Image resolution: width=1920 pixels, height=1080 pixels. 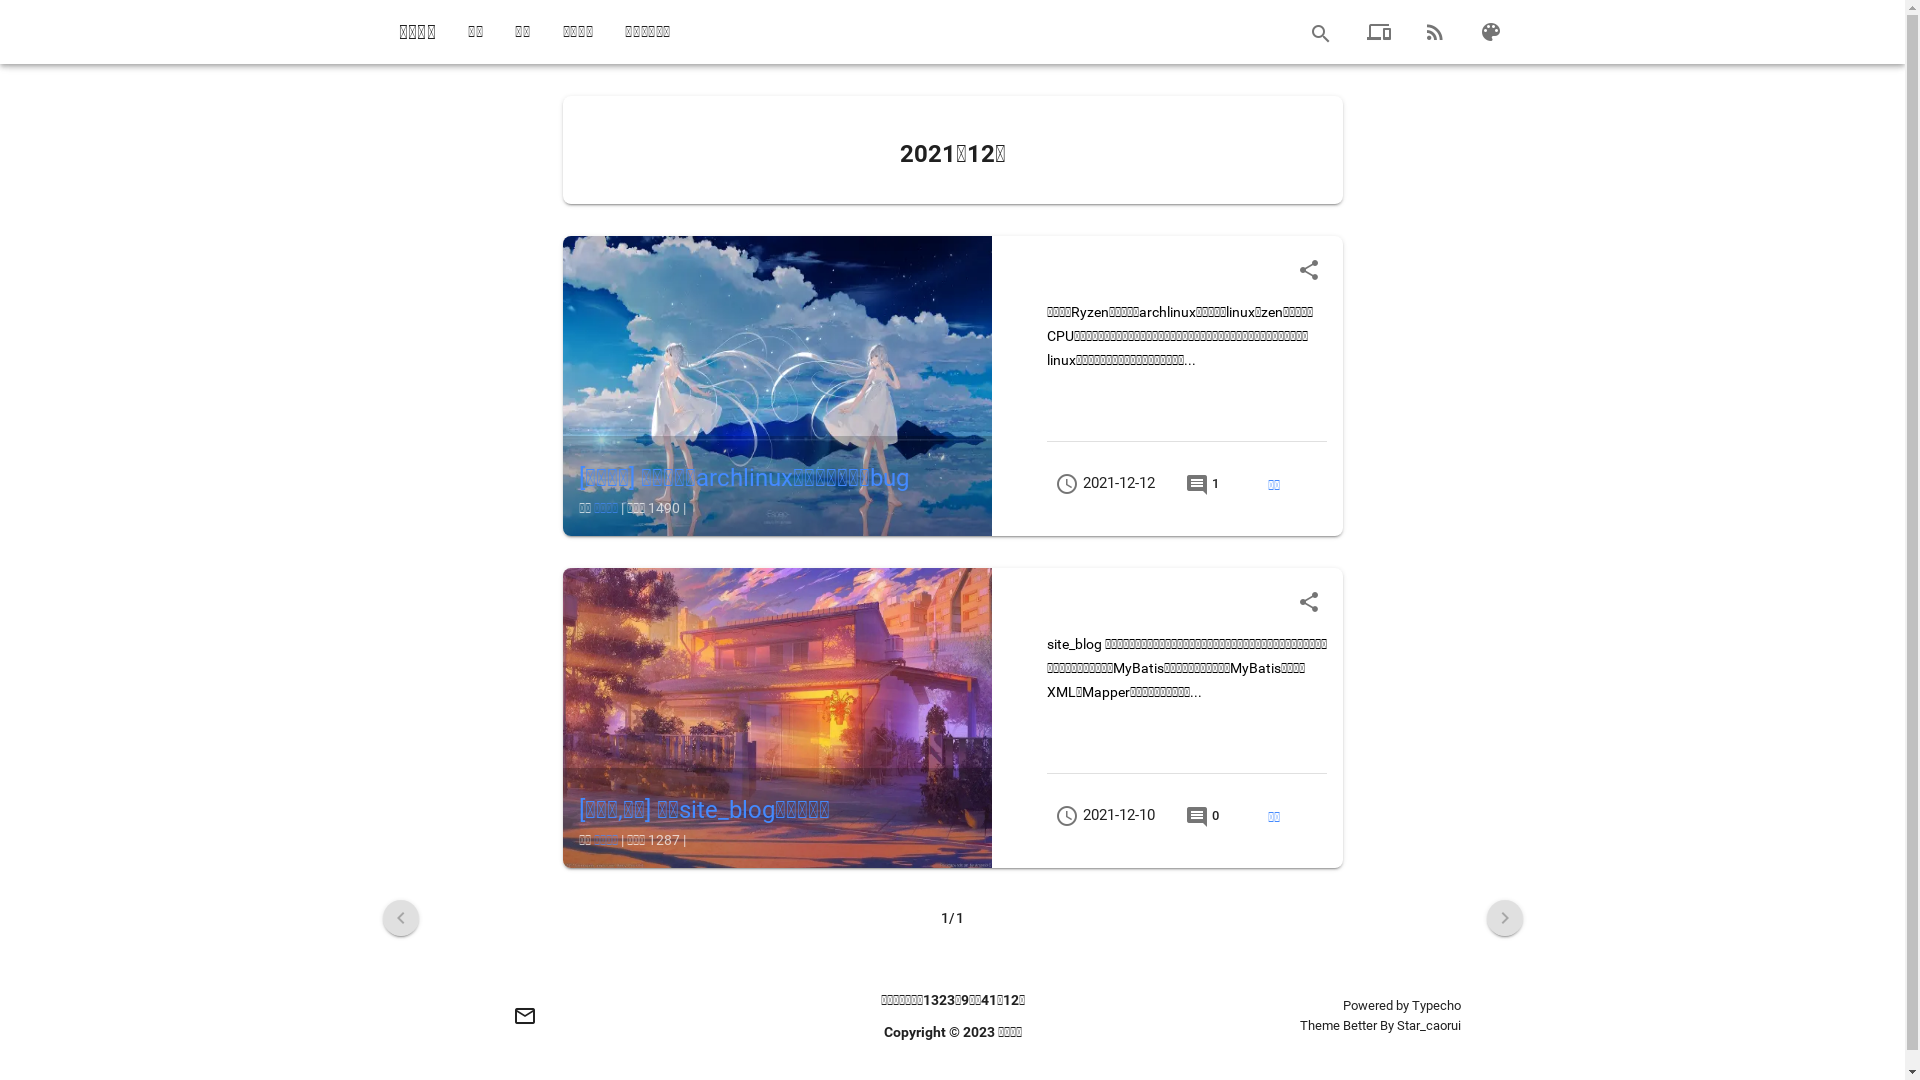 What do you see at coordinates (1503, 918) in the screenshot?
I see `'navigate_next'` at bounding box center [1503, 918].